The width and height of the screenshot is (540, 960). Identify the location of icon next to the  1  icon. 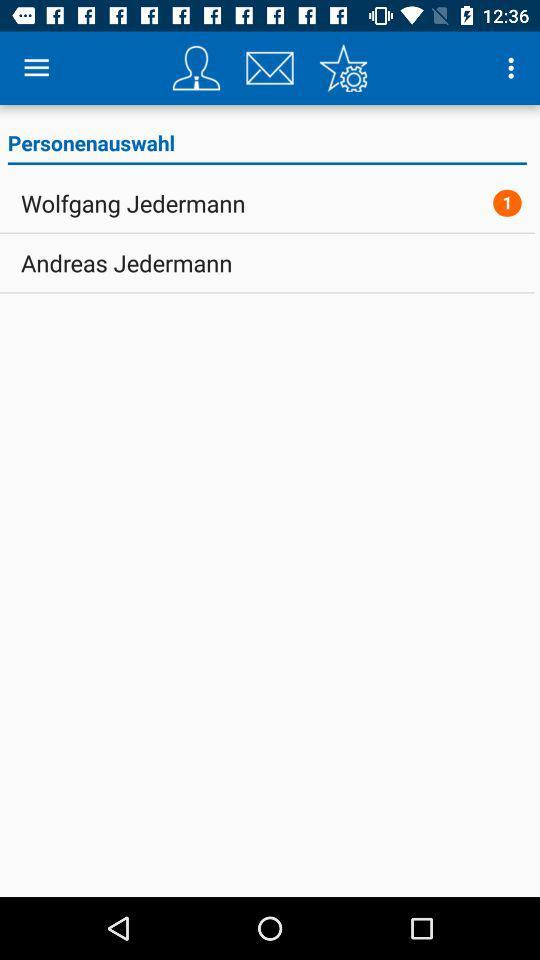
(133, 203).